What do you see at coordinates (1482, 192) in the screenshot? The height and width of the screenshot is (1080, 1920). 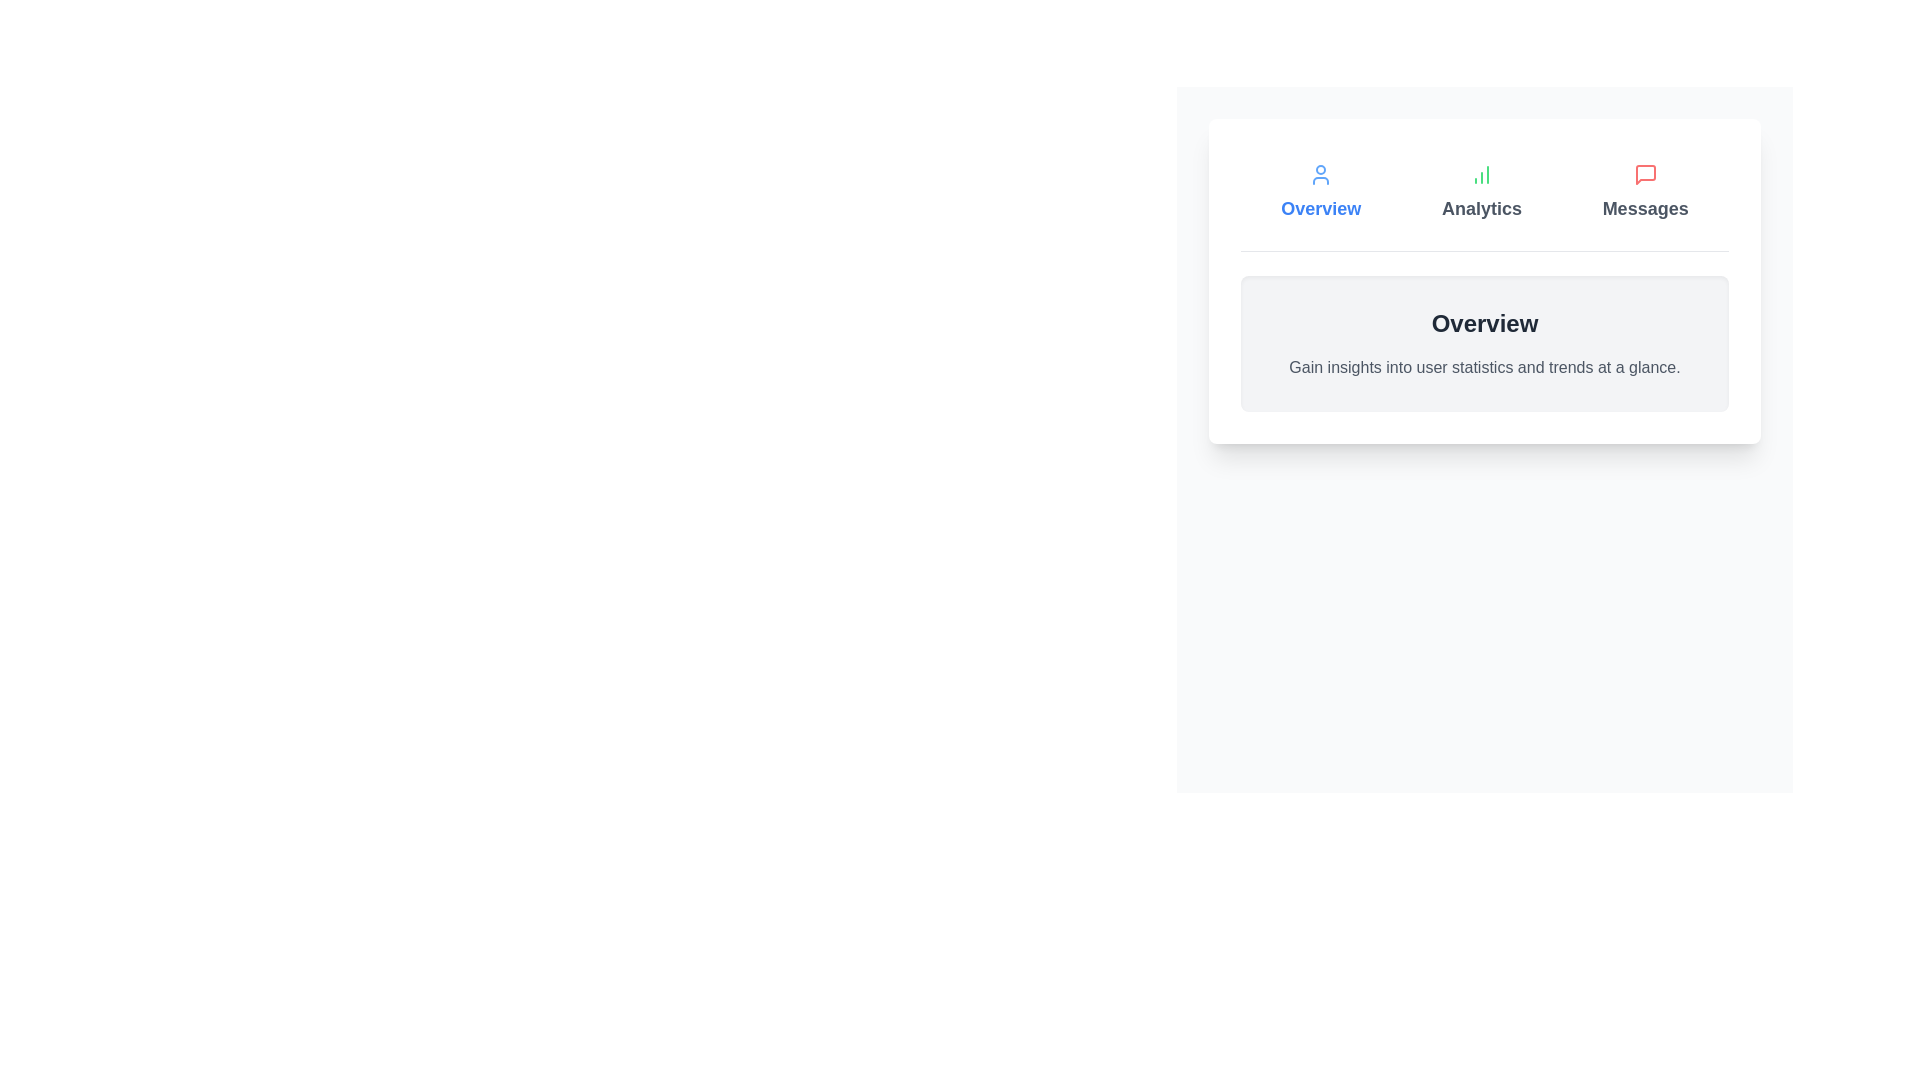 I see `the Analytics tab` at bounding box center [1482, 192].